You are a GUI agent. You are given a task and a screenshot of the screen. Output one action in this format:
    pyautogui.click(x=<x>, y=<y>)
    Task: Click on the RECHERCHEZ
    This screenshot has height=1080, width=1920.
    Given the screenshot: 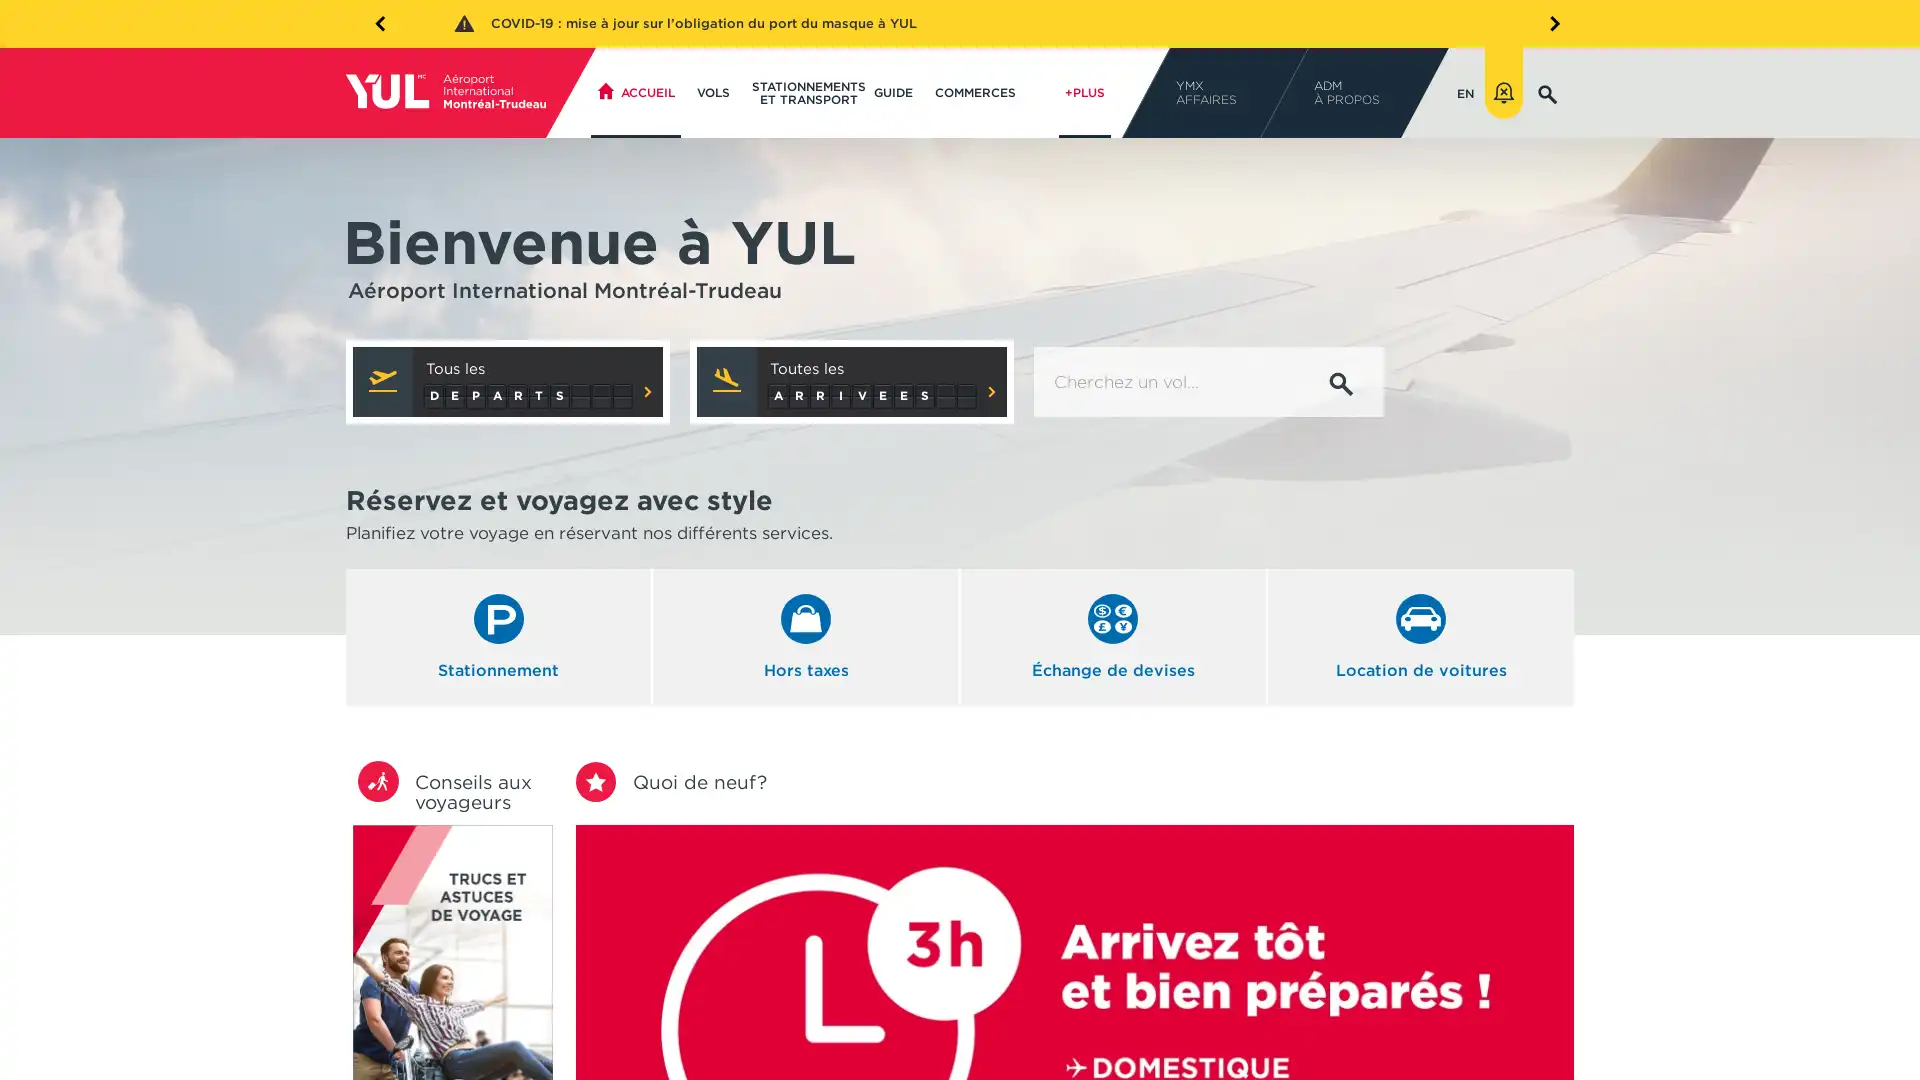 What is the action you would take?
    pyautogui.click(x=1547, y=92)
    